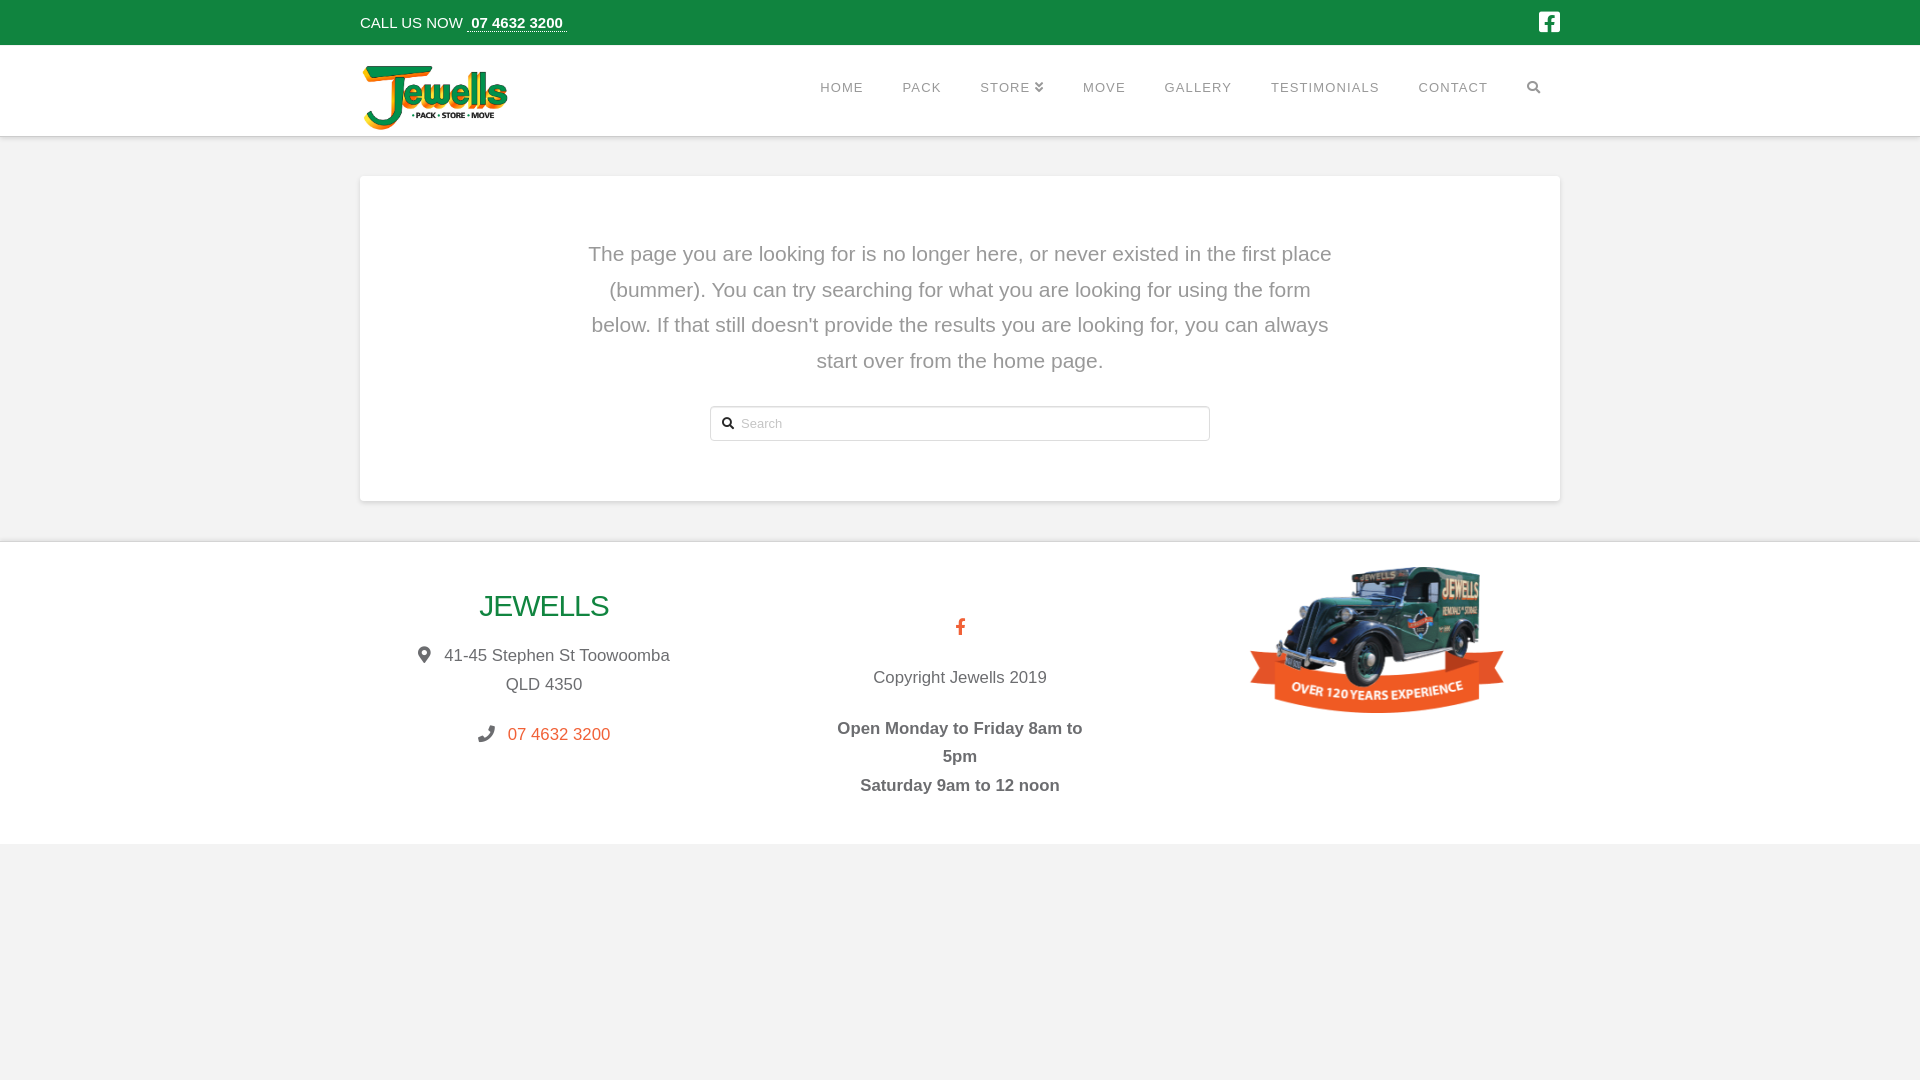  Describe the element at coordinates (559, 734) in the screenshot. I see `'07 4632 3200'` at that location.